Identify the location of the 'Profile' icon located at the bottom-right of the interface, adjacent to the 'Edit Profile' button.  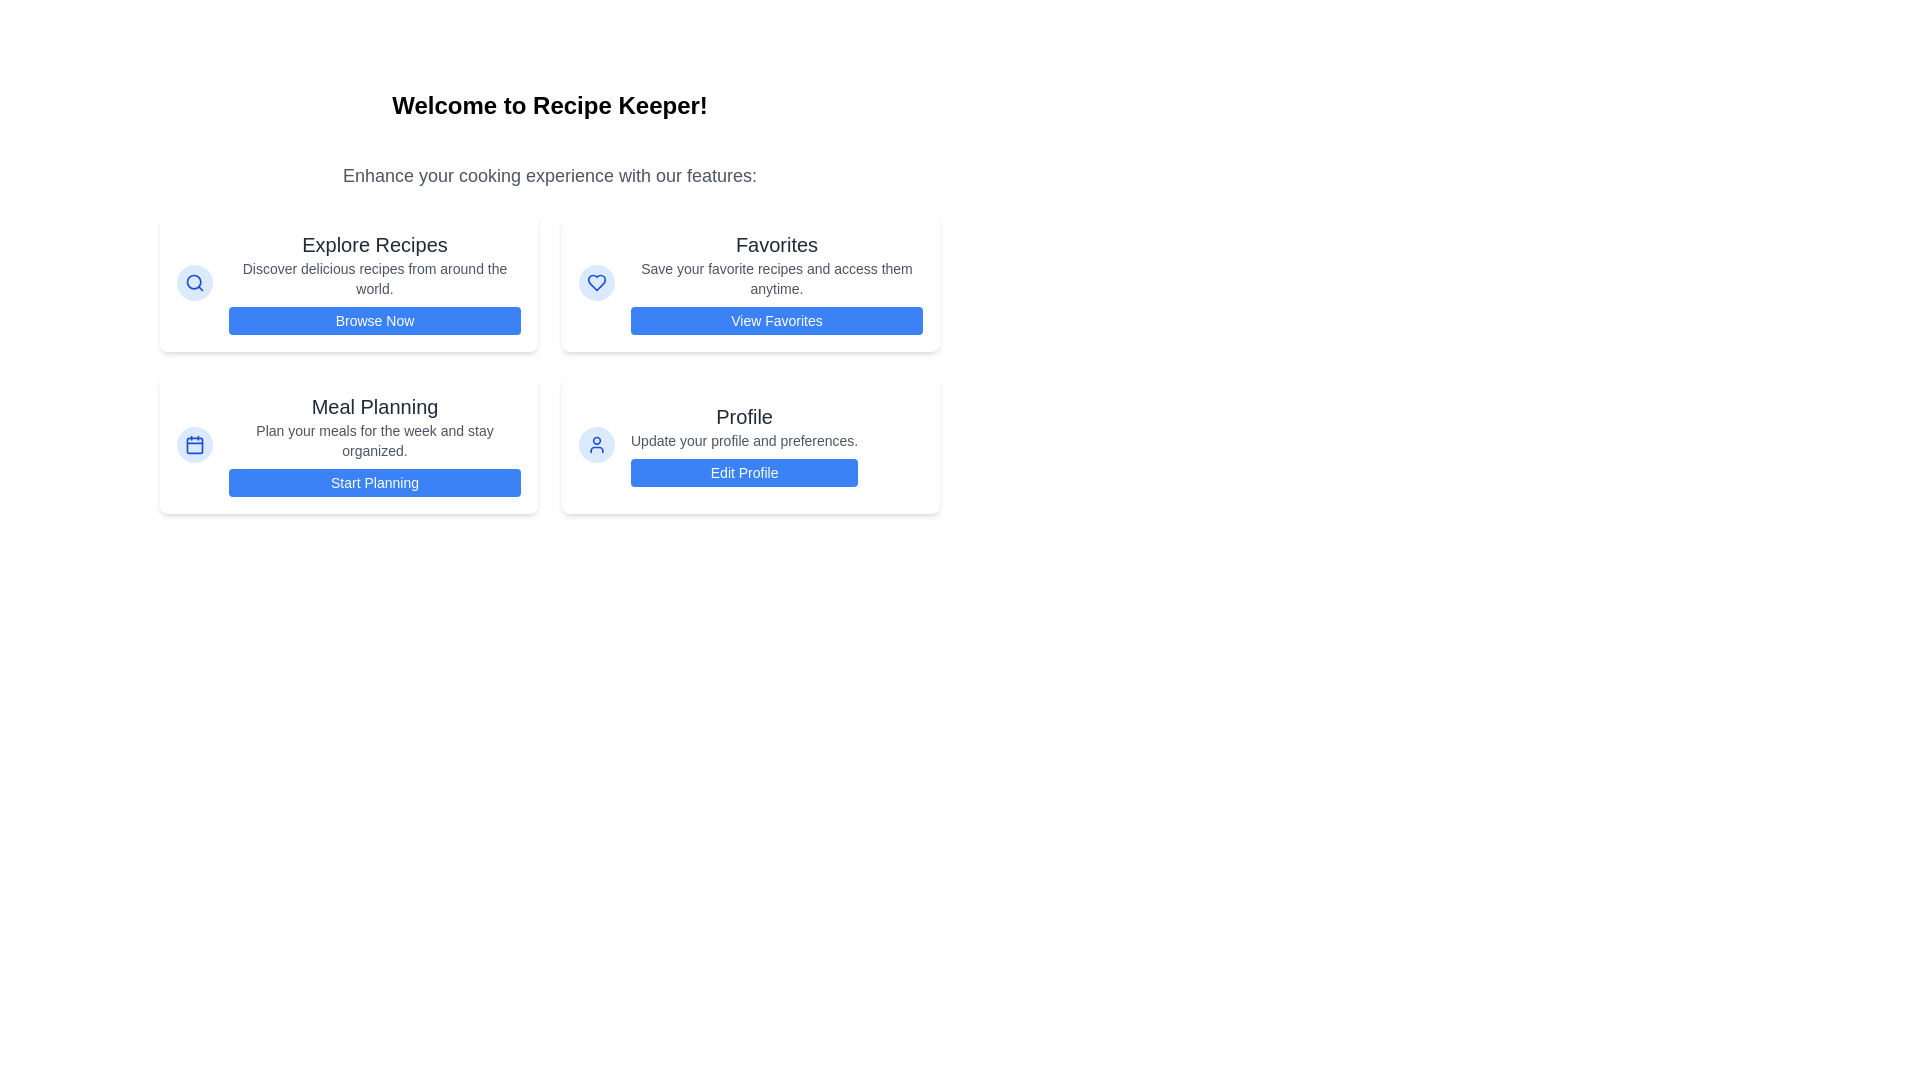
(595, 443).